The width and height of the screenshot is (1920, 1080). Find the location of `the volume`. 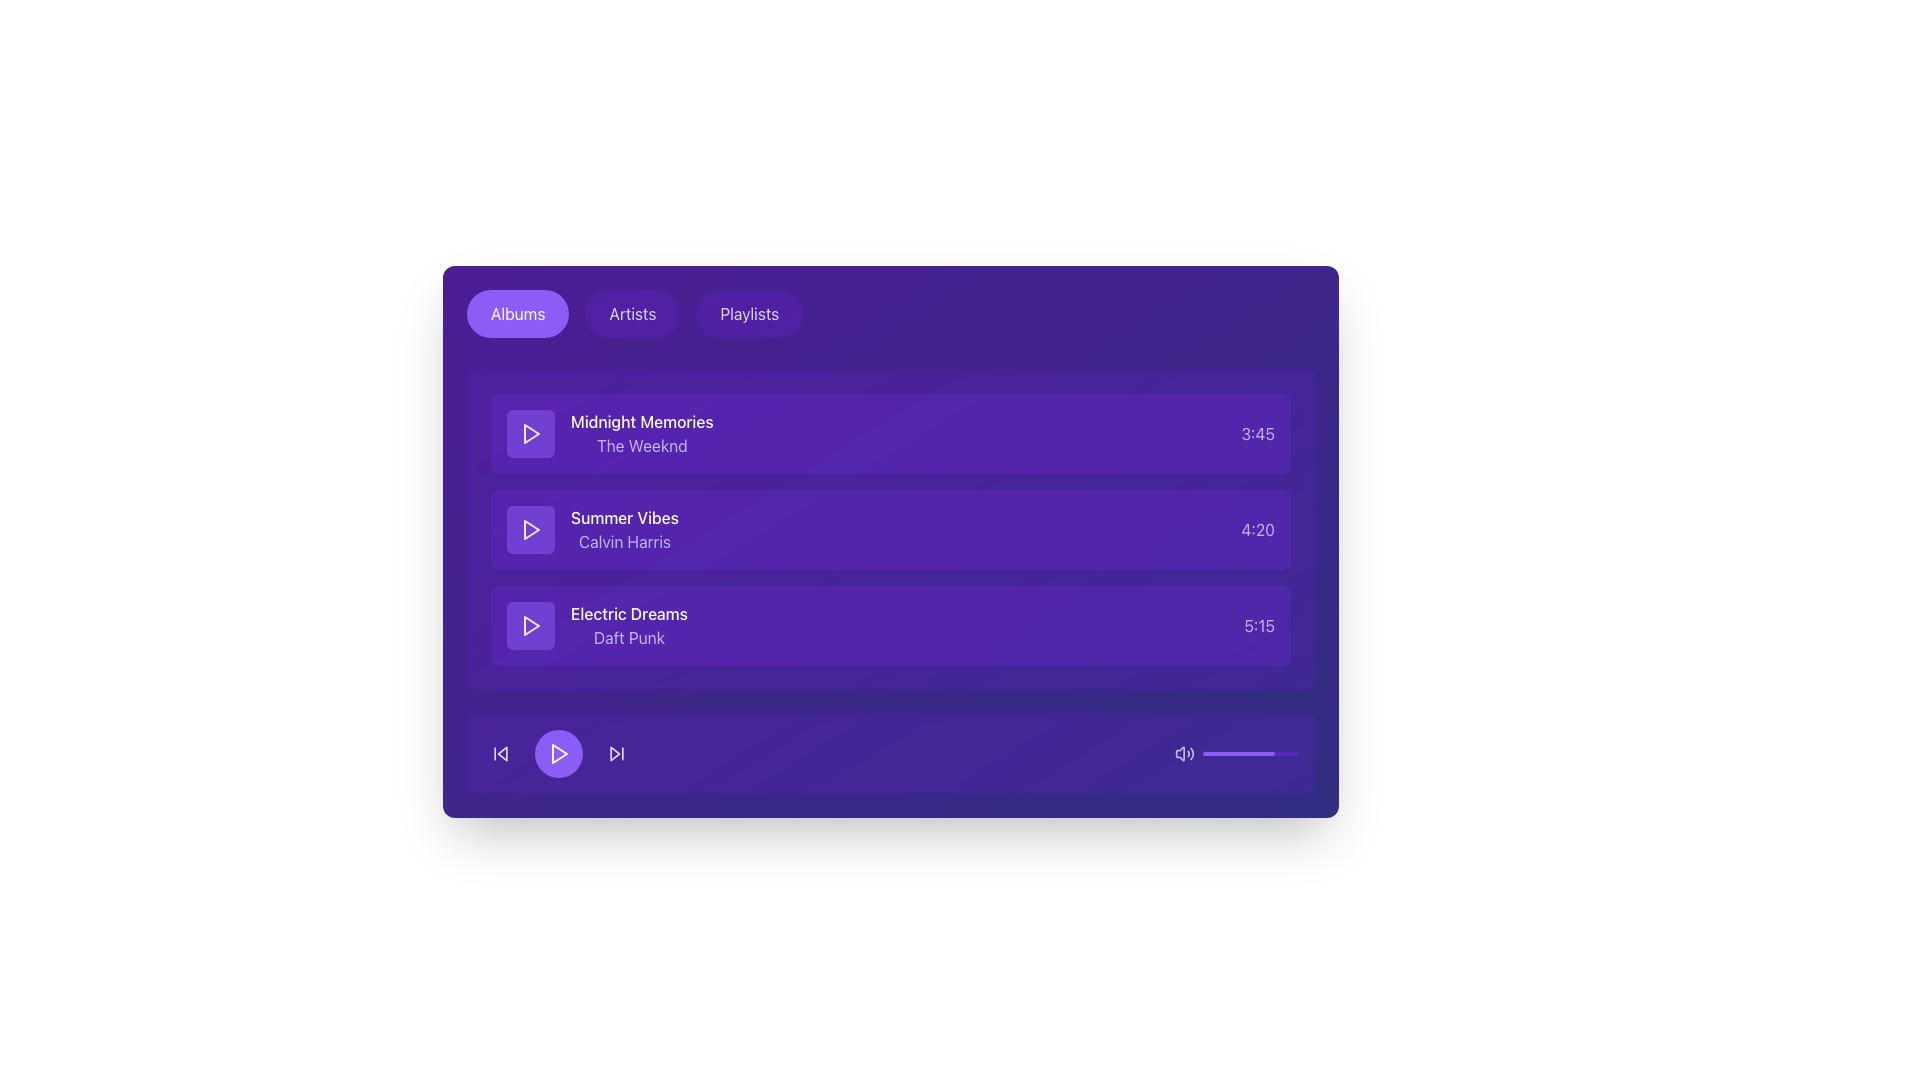

the volume is located at coordinates (1209, 753).